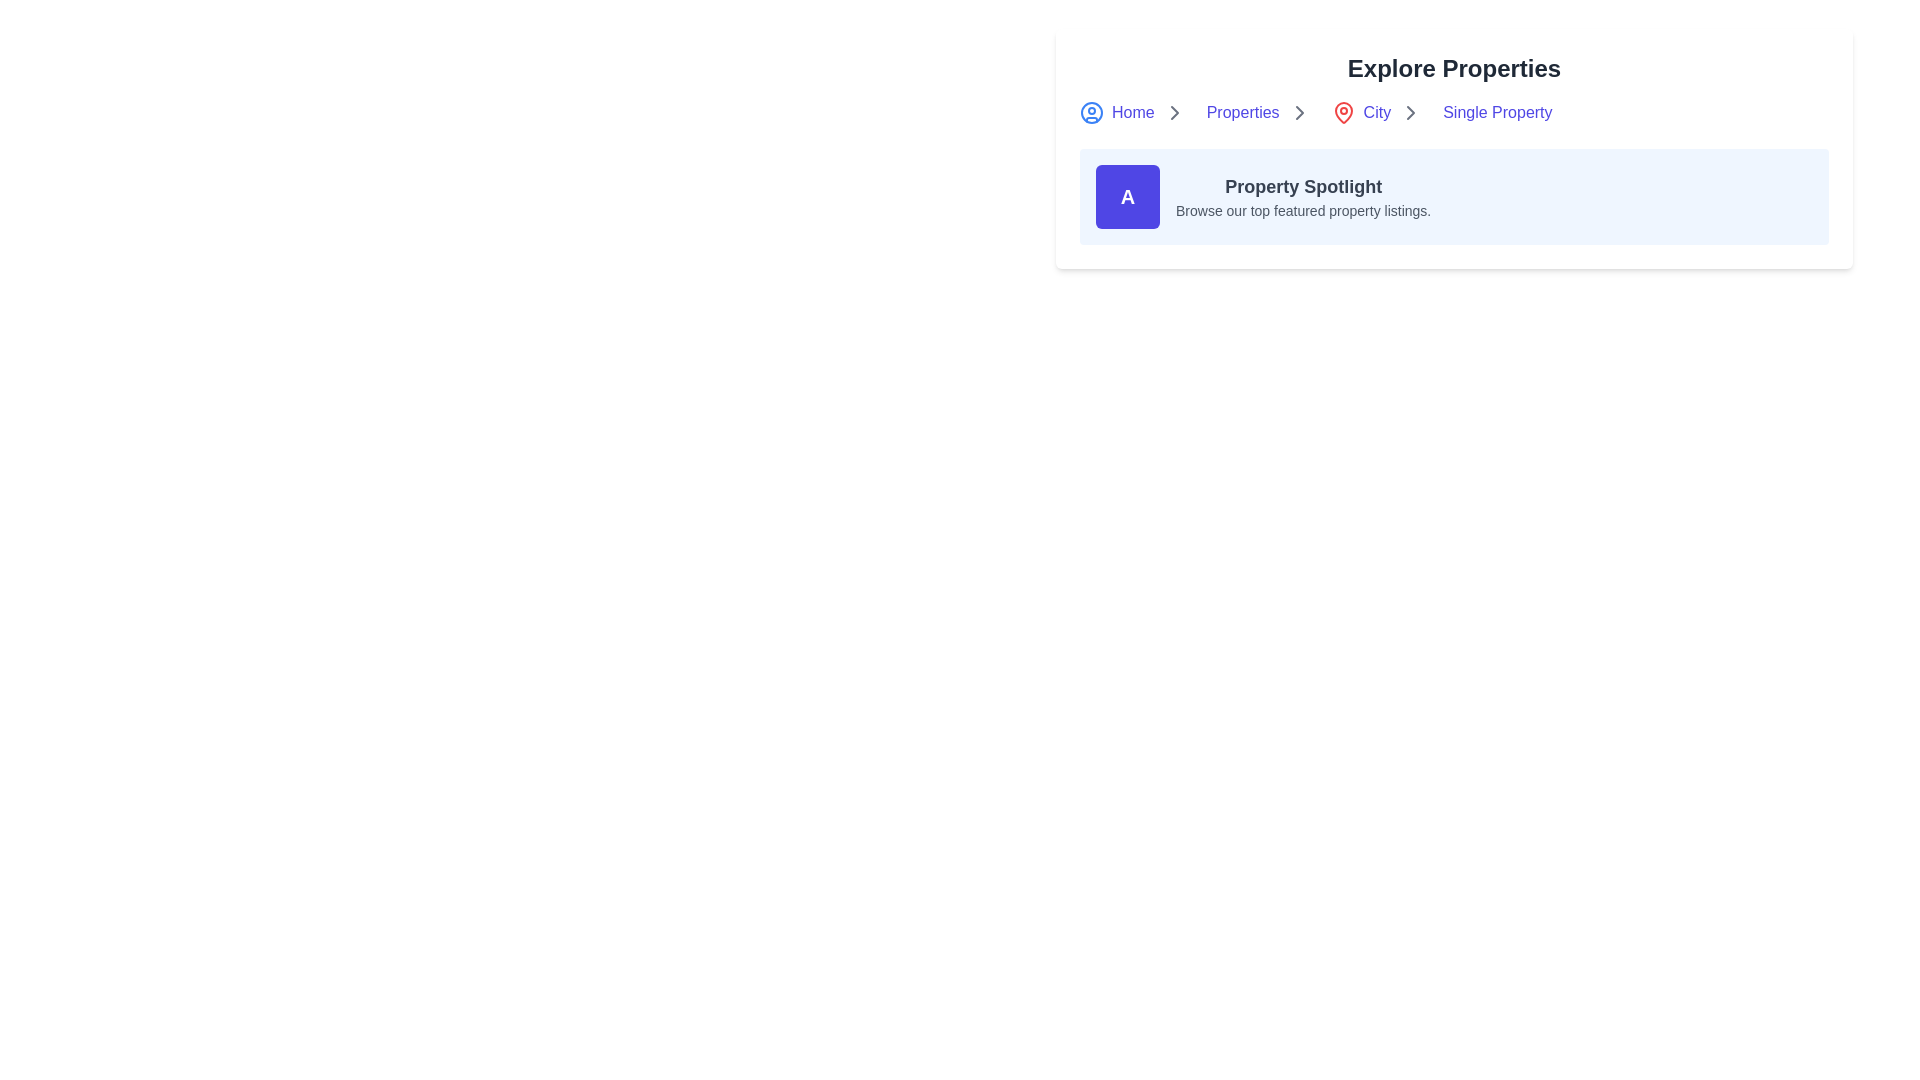 Image resolution: width=1920 pixels, height=1080 pixels. I want to click on the first breadcrumb link in the top-left section of the breadcrumb navigation bar, so click(1137, 112).